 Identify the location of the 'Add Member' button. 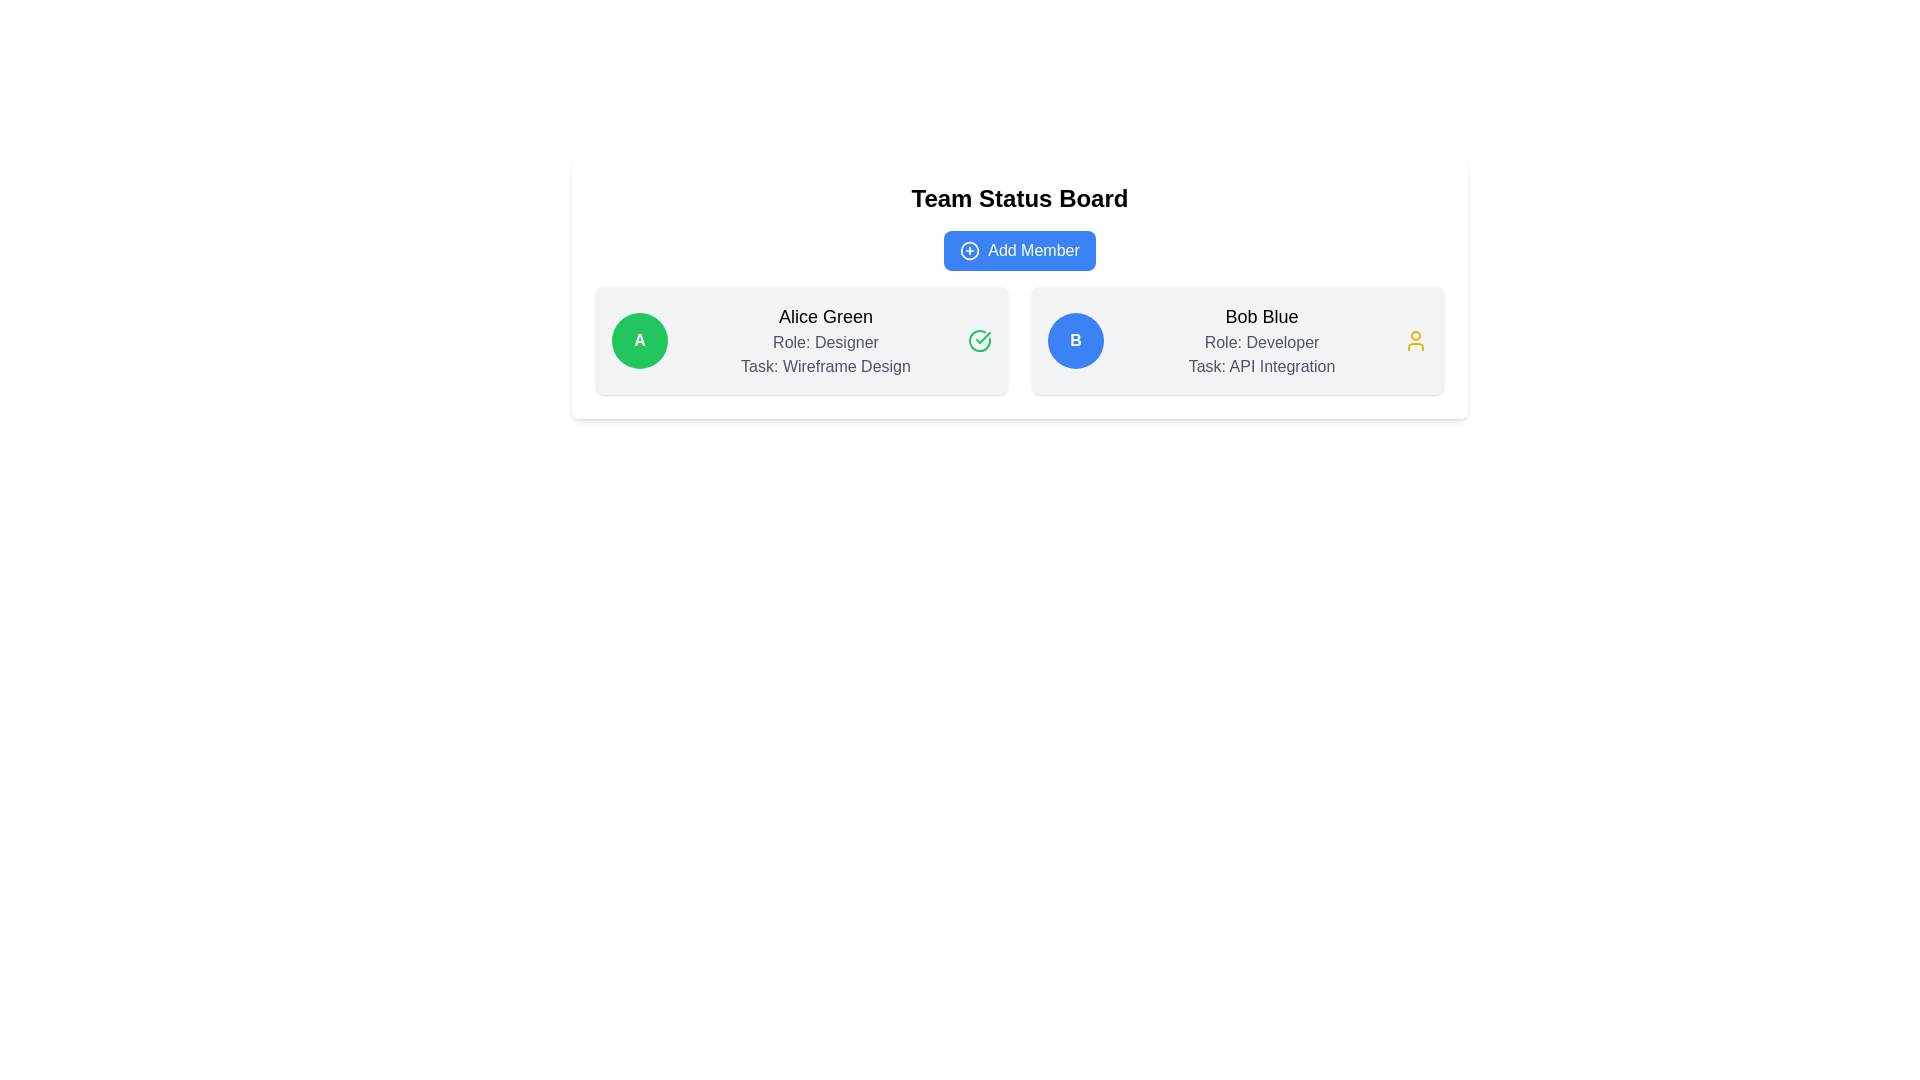
(1019, 249).